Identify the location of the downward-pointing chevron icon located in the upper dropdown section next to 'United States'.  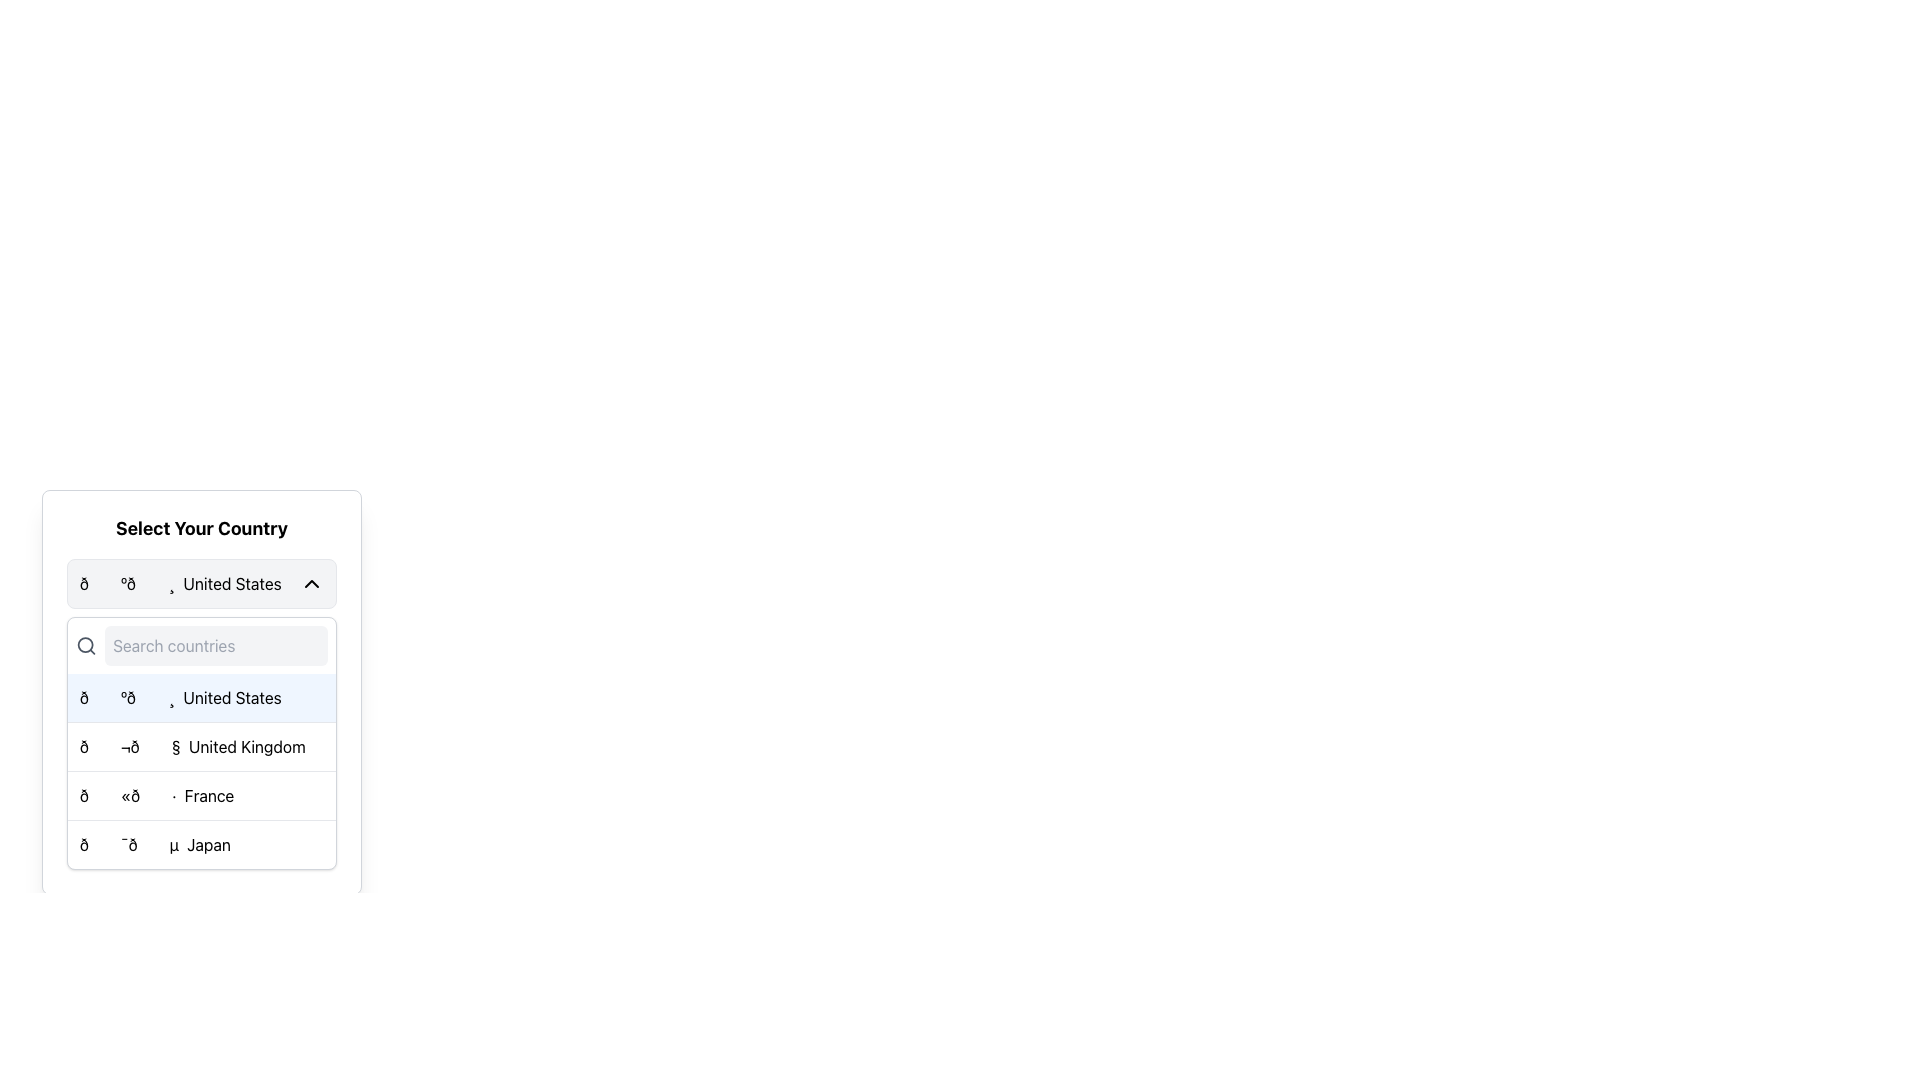
(311, 583).